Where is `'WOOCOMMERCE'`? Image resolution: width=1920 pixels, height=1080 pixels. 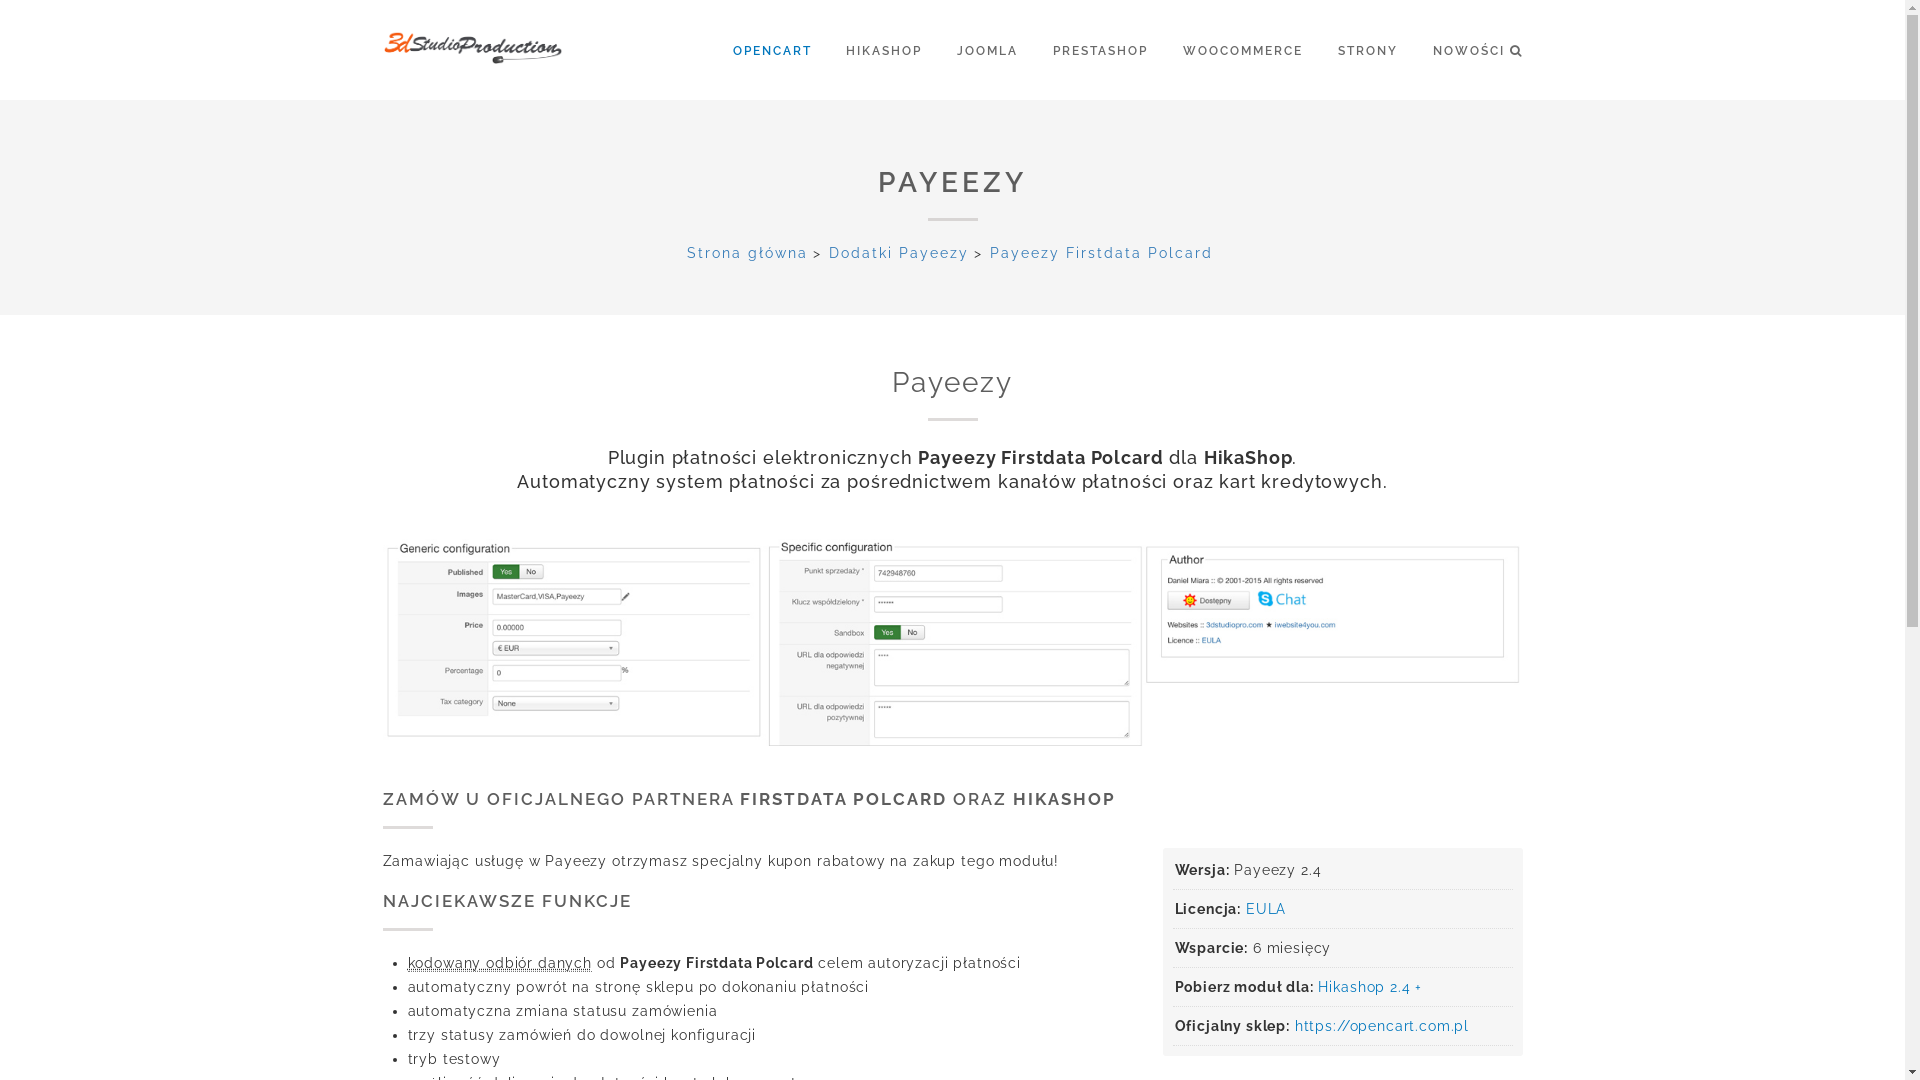 'WOOCOMMERCE' is located at coordinates (1256, 49).